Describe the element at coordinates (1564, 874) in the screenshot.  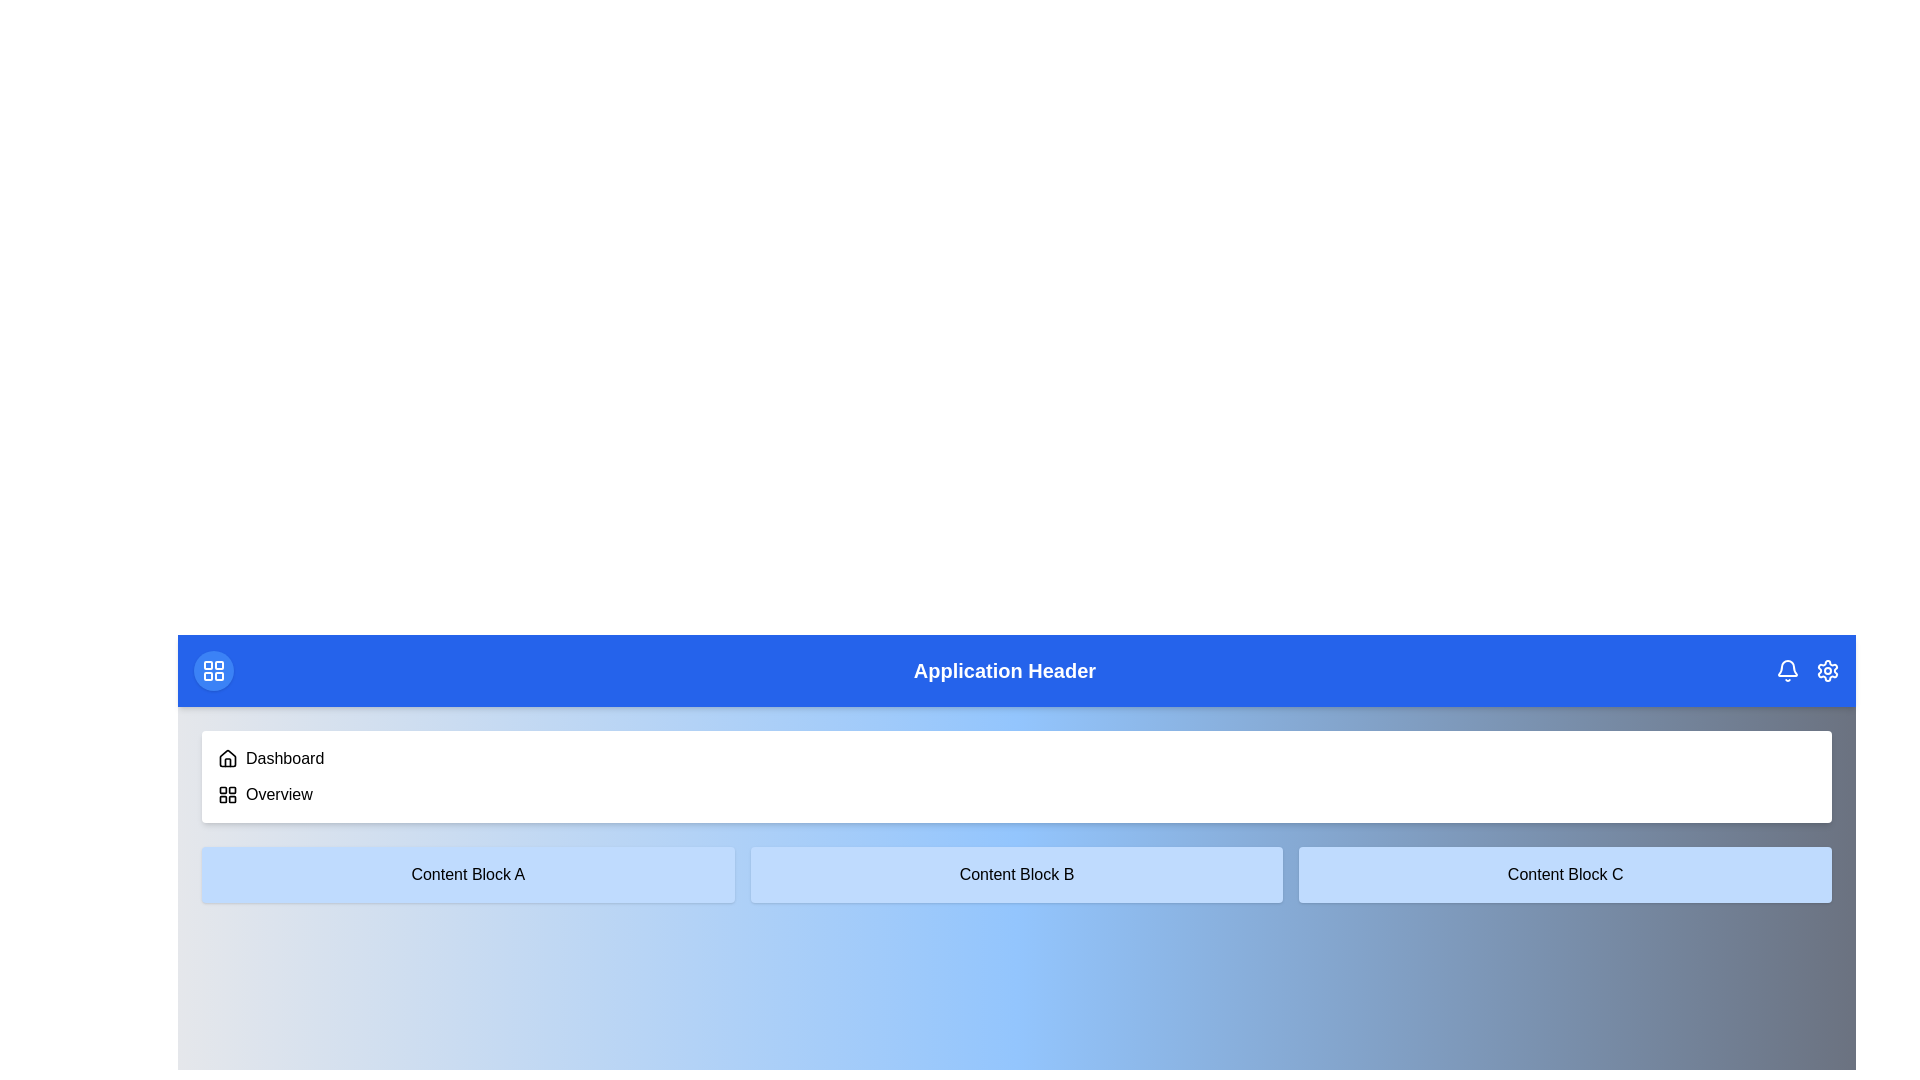
I see `the 'Content Block C' area` at that location.